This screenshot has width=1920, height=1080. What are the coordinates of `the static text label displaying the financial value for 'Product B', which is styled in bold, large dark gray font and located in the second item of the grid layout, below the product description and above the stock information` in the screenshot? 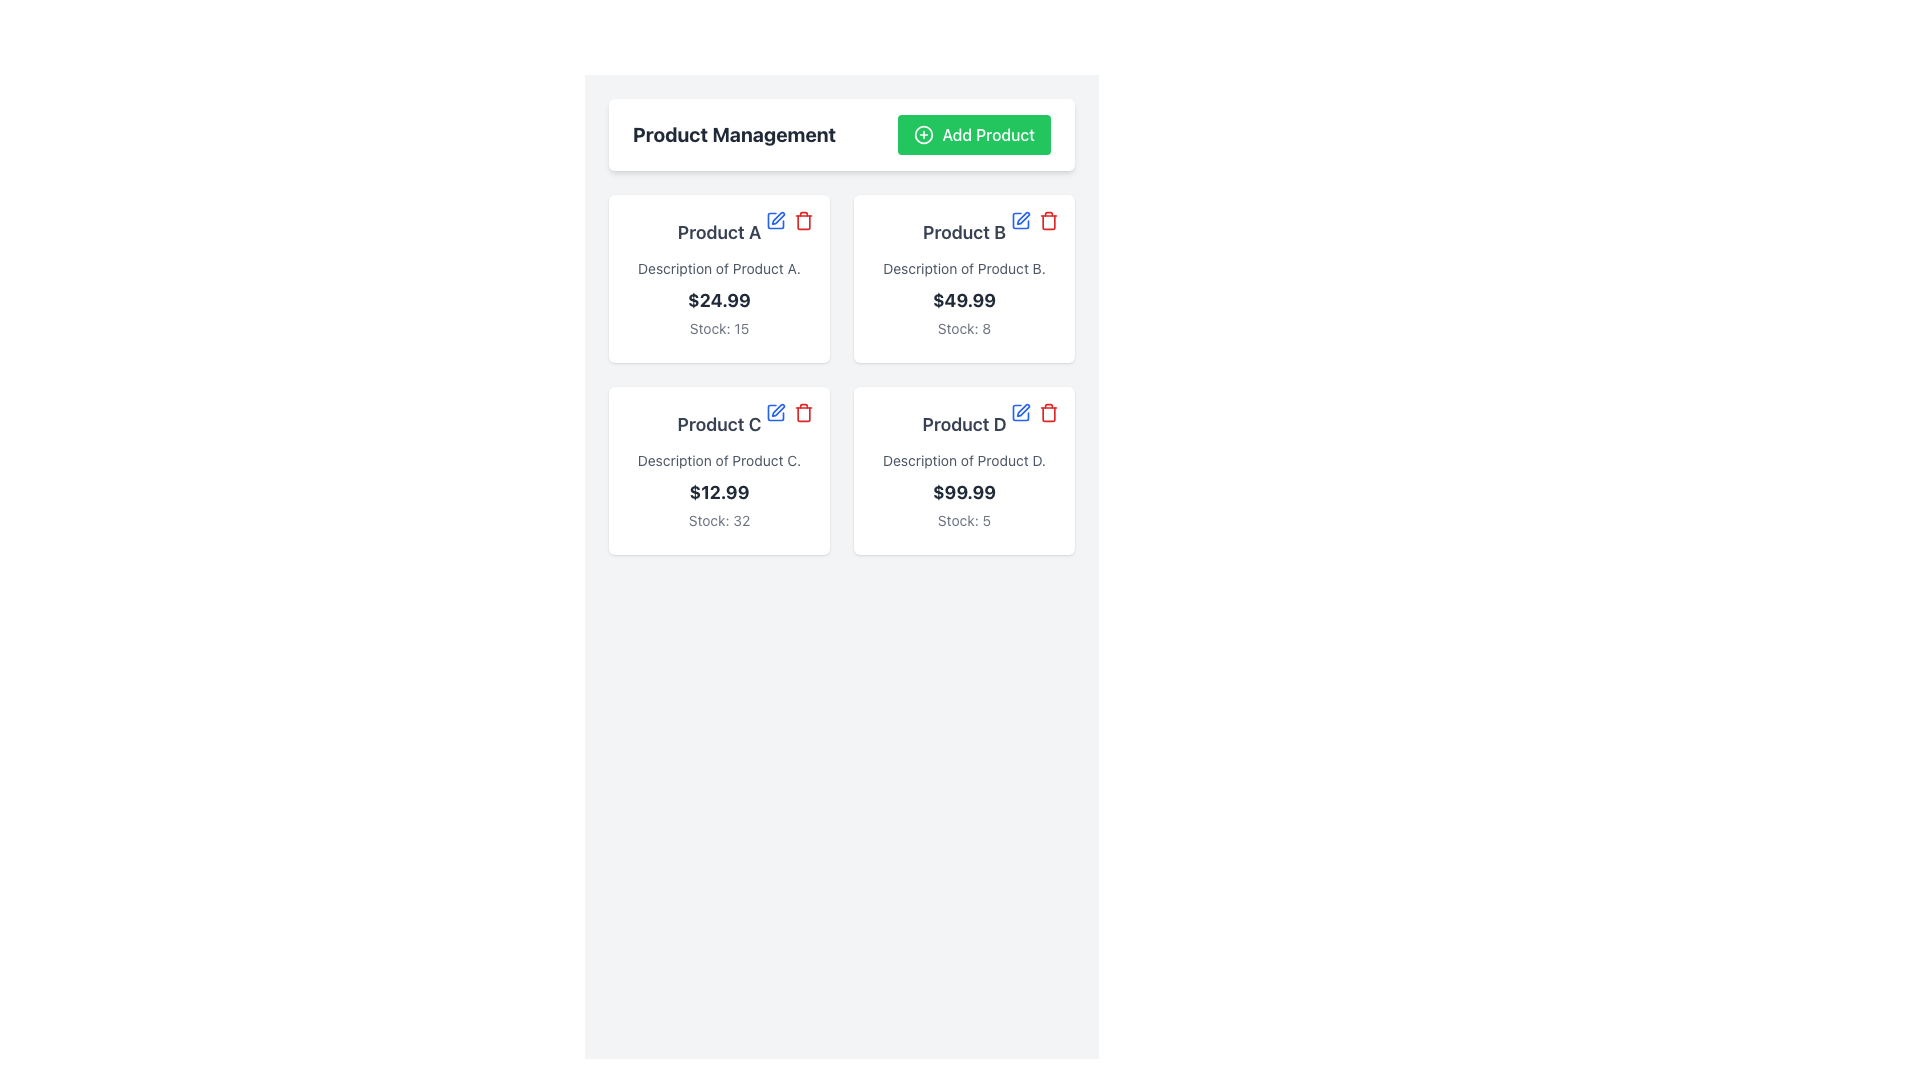 It's located at (964, 300).